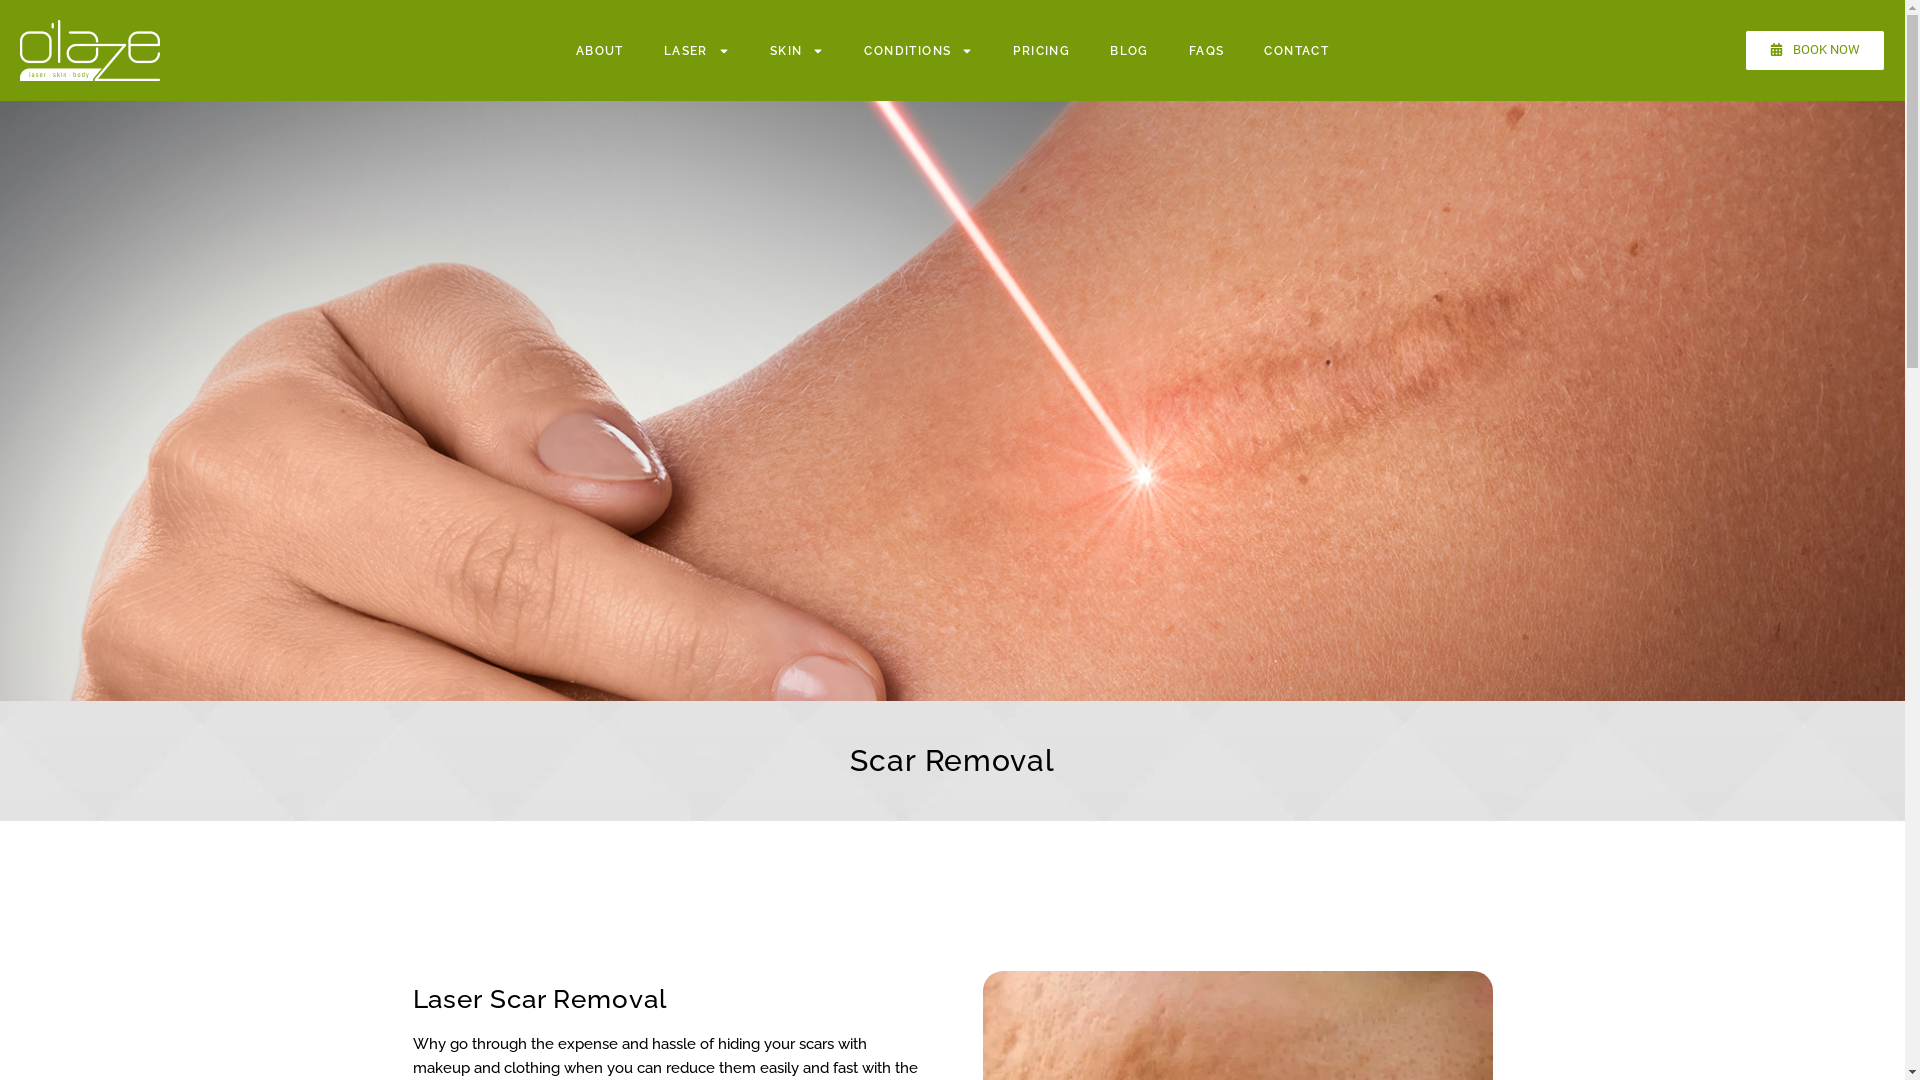 The height and width of the screenshot is (1080, 1920). What do you see at coordinates (1814, 49) in the screenshot?
I see `'BOOK NOW'` at bounding box center [1814, 49].